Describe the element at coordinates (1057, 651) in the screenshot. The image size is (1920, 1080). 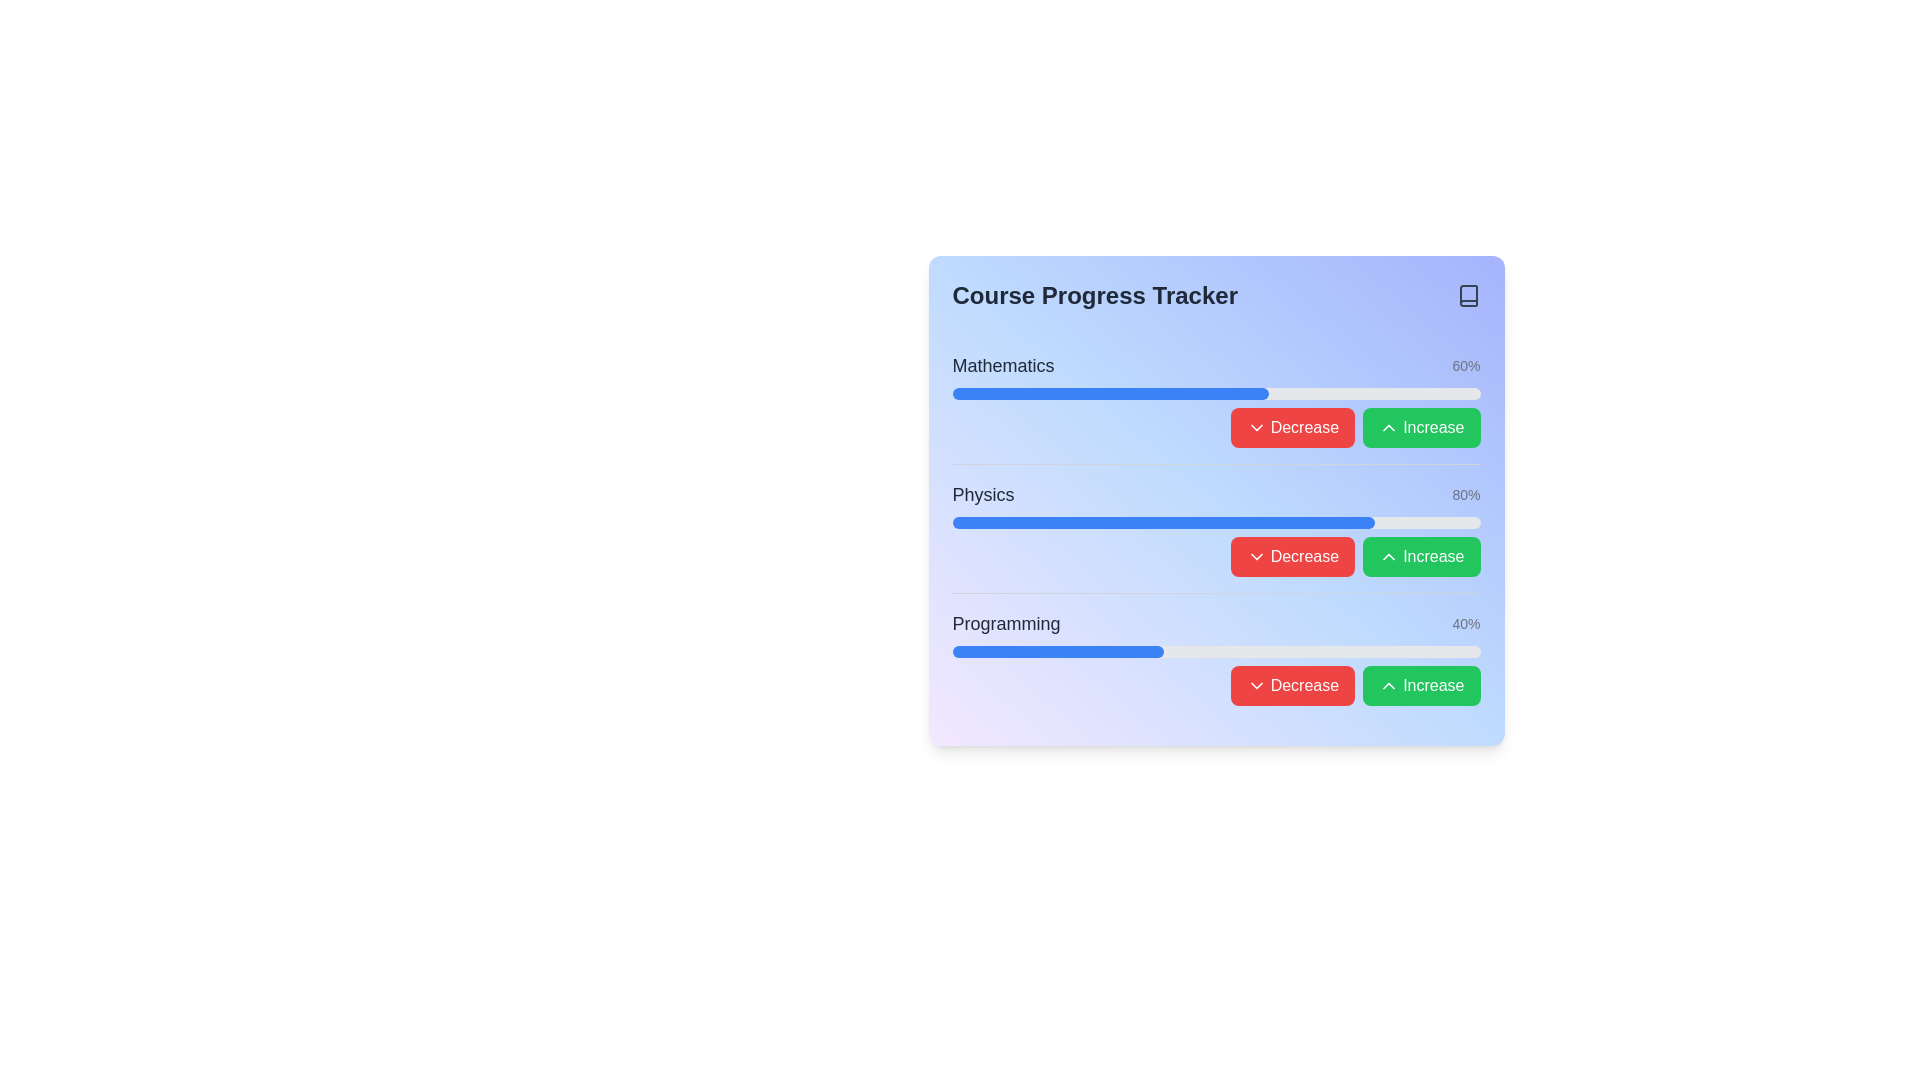
I see `the blue progress bar indicating programming completion within the Course Progress Tracker` at that location.